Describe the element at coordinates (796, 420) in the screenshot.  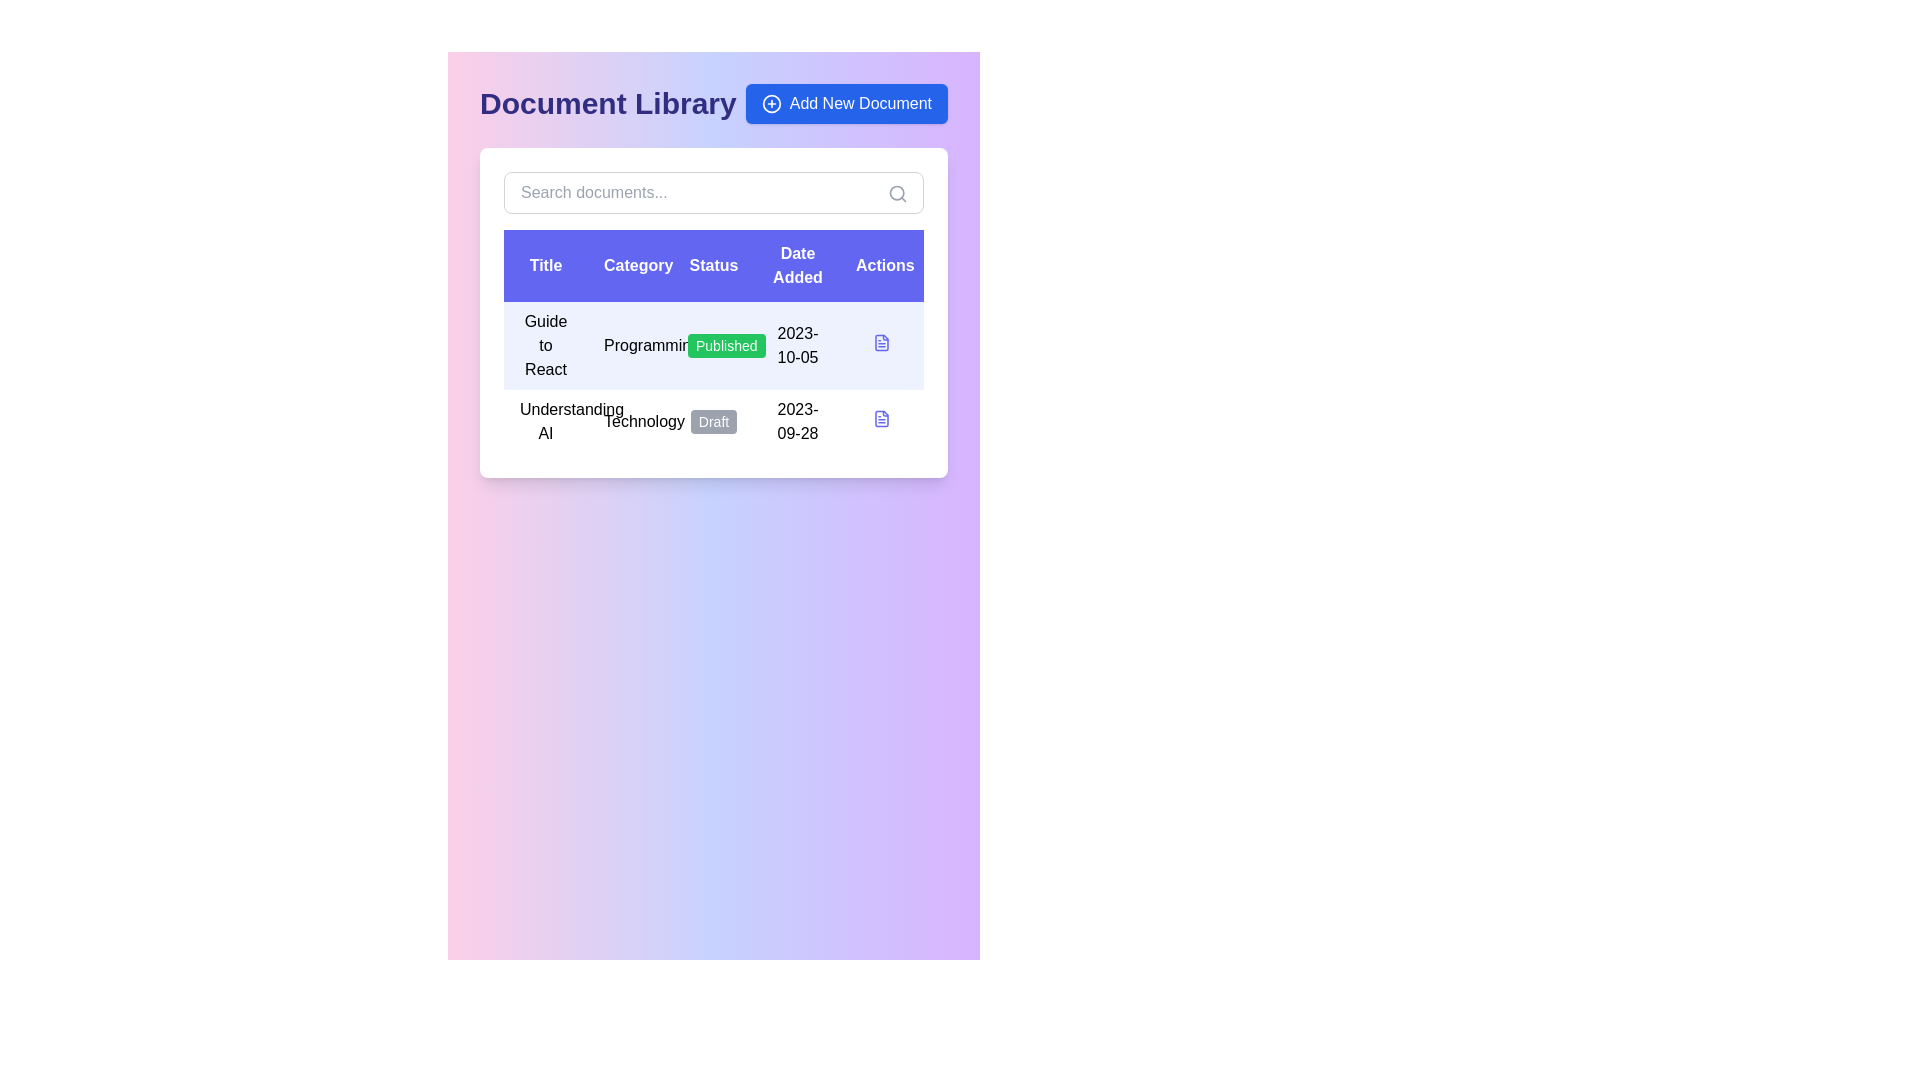
I see `the static text displaying the date related to the associated item in the fourth column of the second row under the 'Date Added' header` at that location.